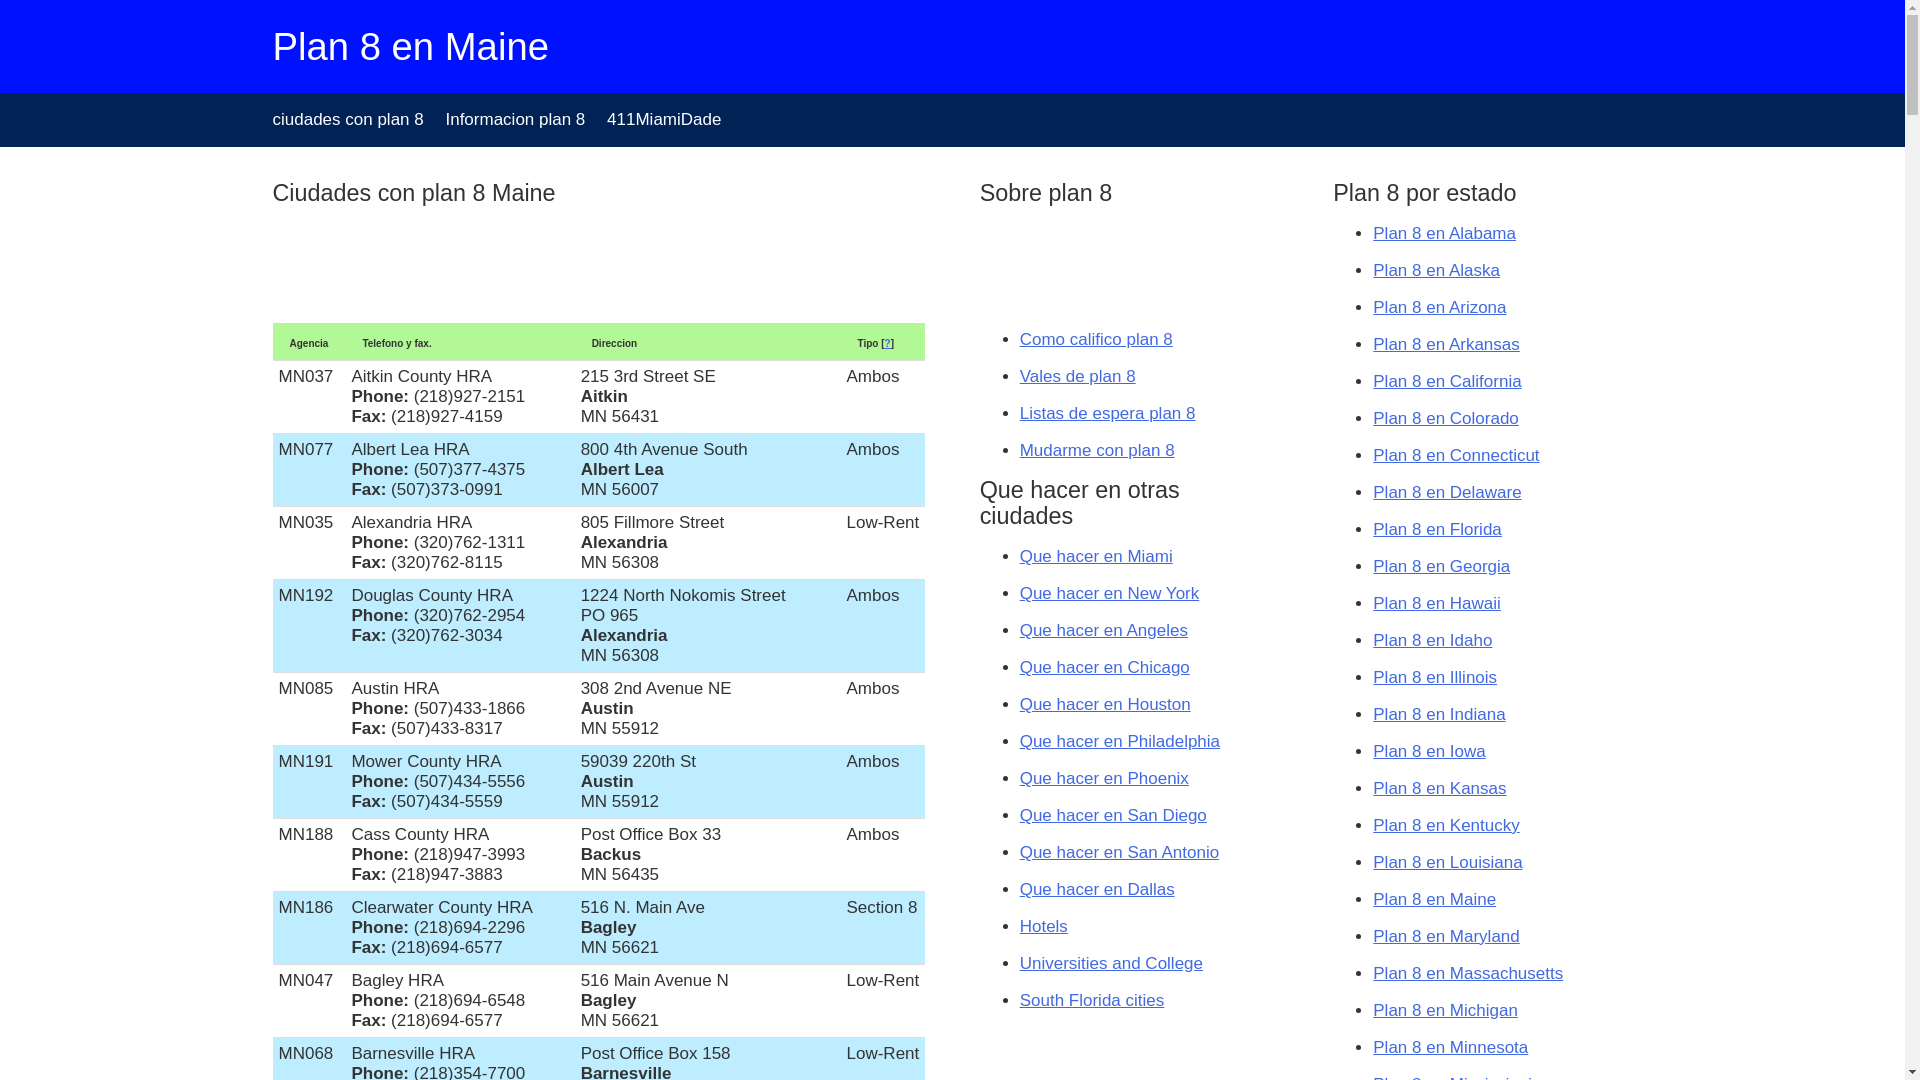 The image size is (1920, 1080). I want to click on 'Que hacer en Phoenix', so click(1103, 777).